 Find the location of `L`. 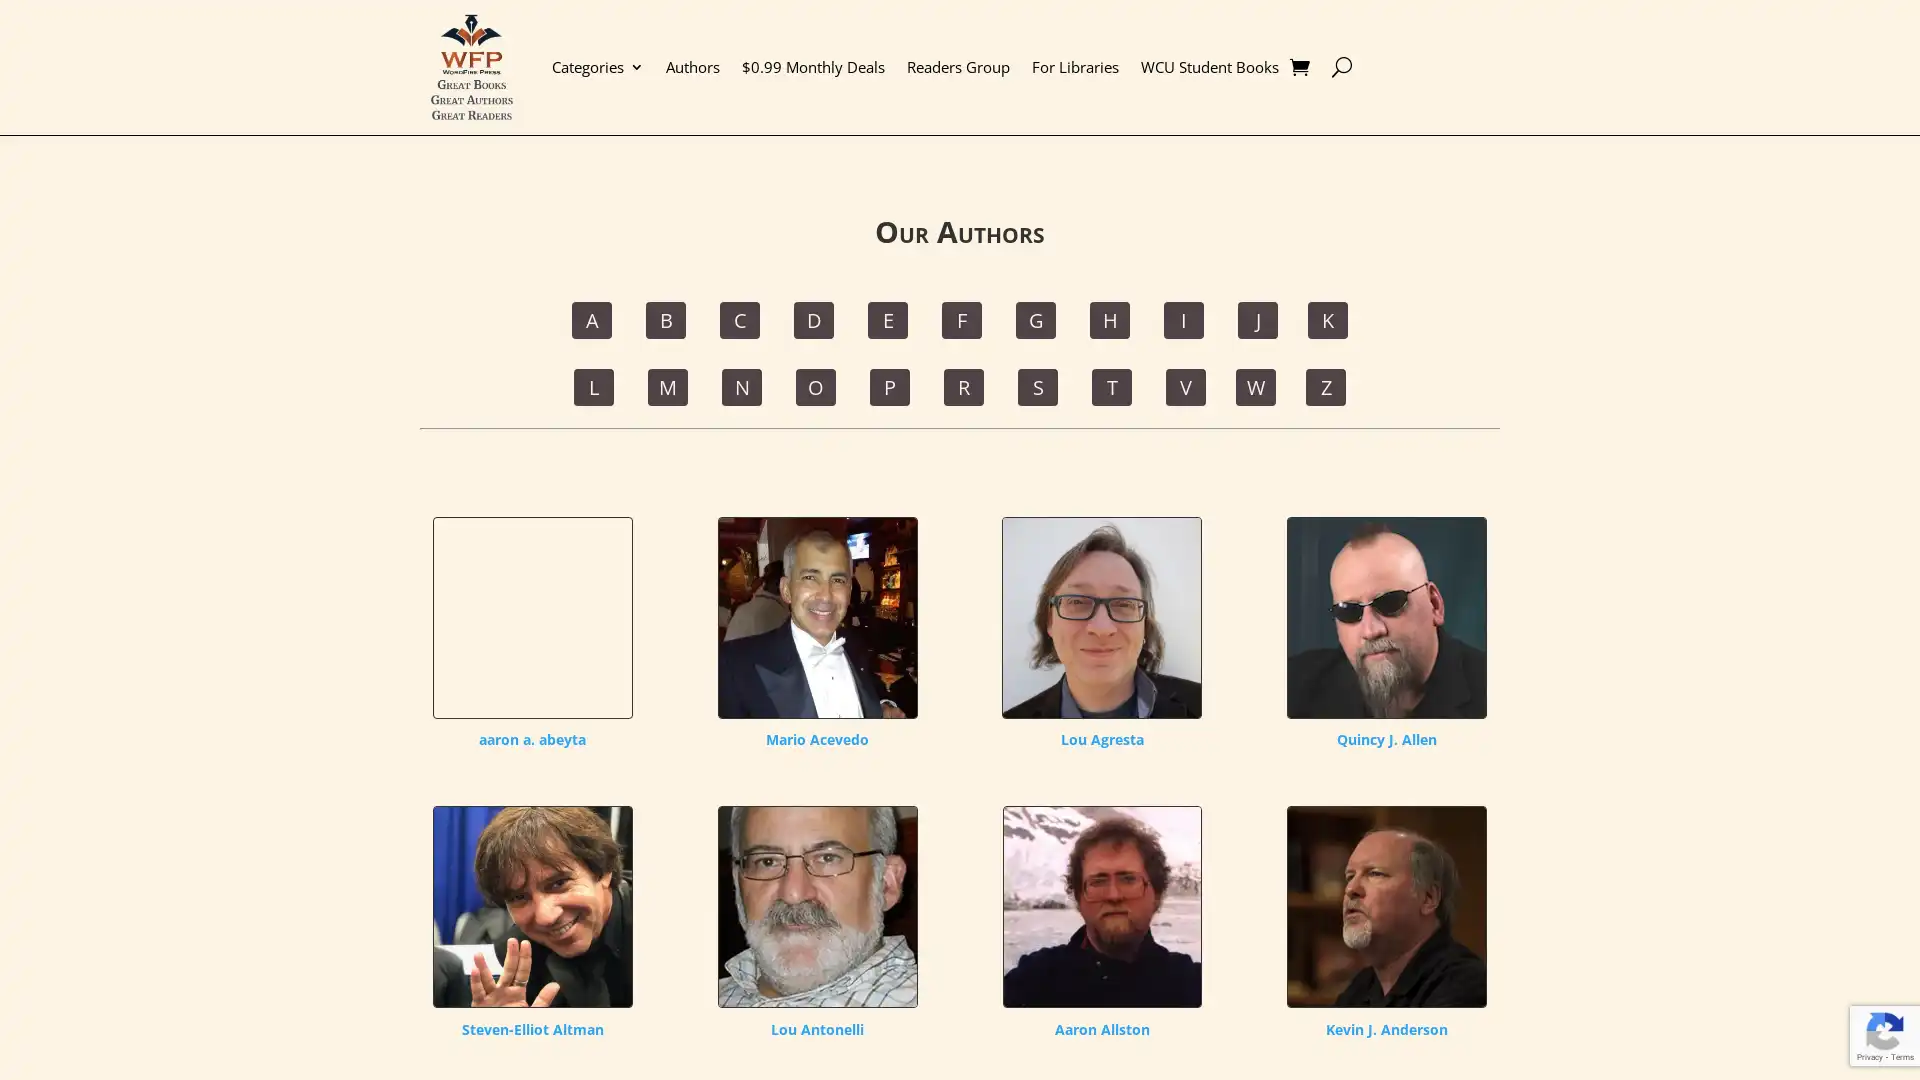

L is located at coordinates (593, 386).